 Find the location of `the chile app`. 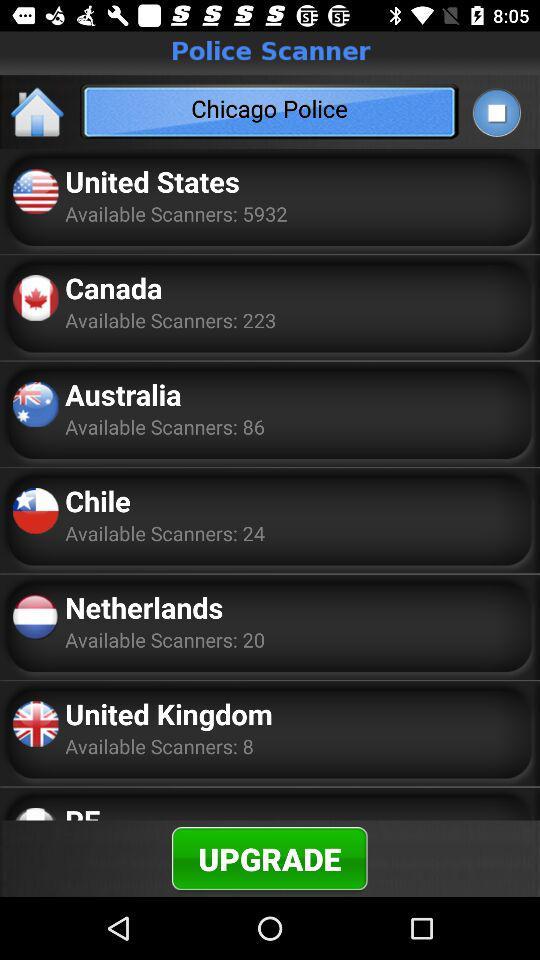

the chile app is located at coordinates (97, 499).